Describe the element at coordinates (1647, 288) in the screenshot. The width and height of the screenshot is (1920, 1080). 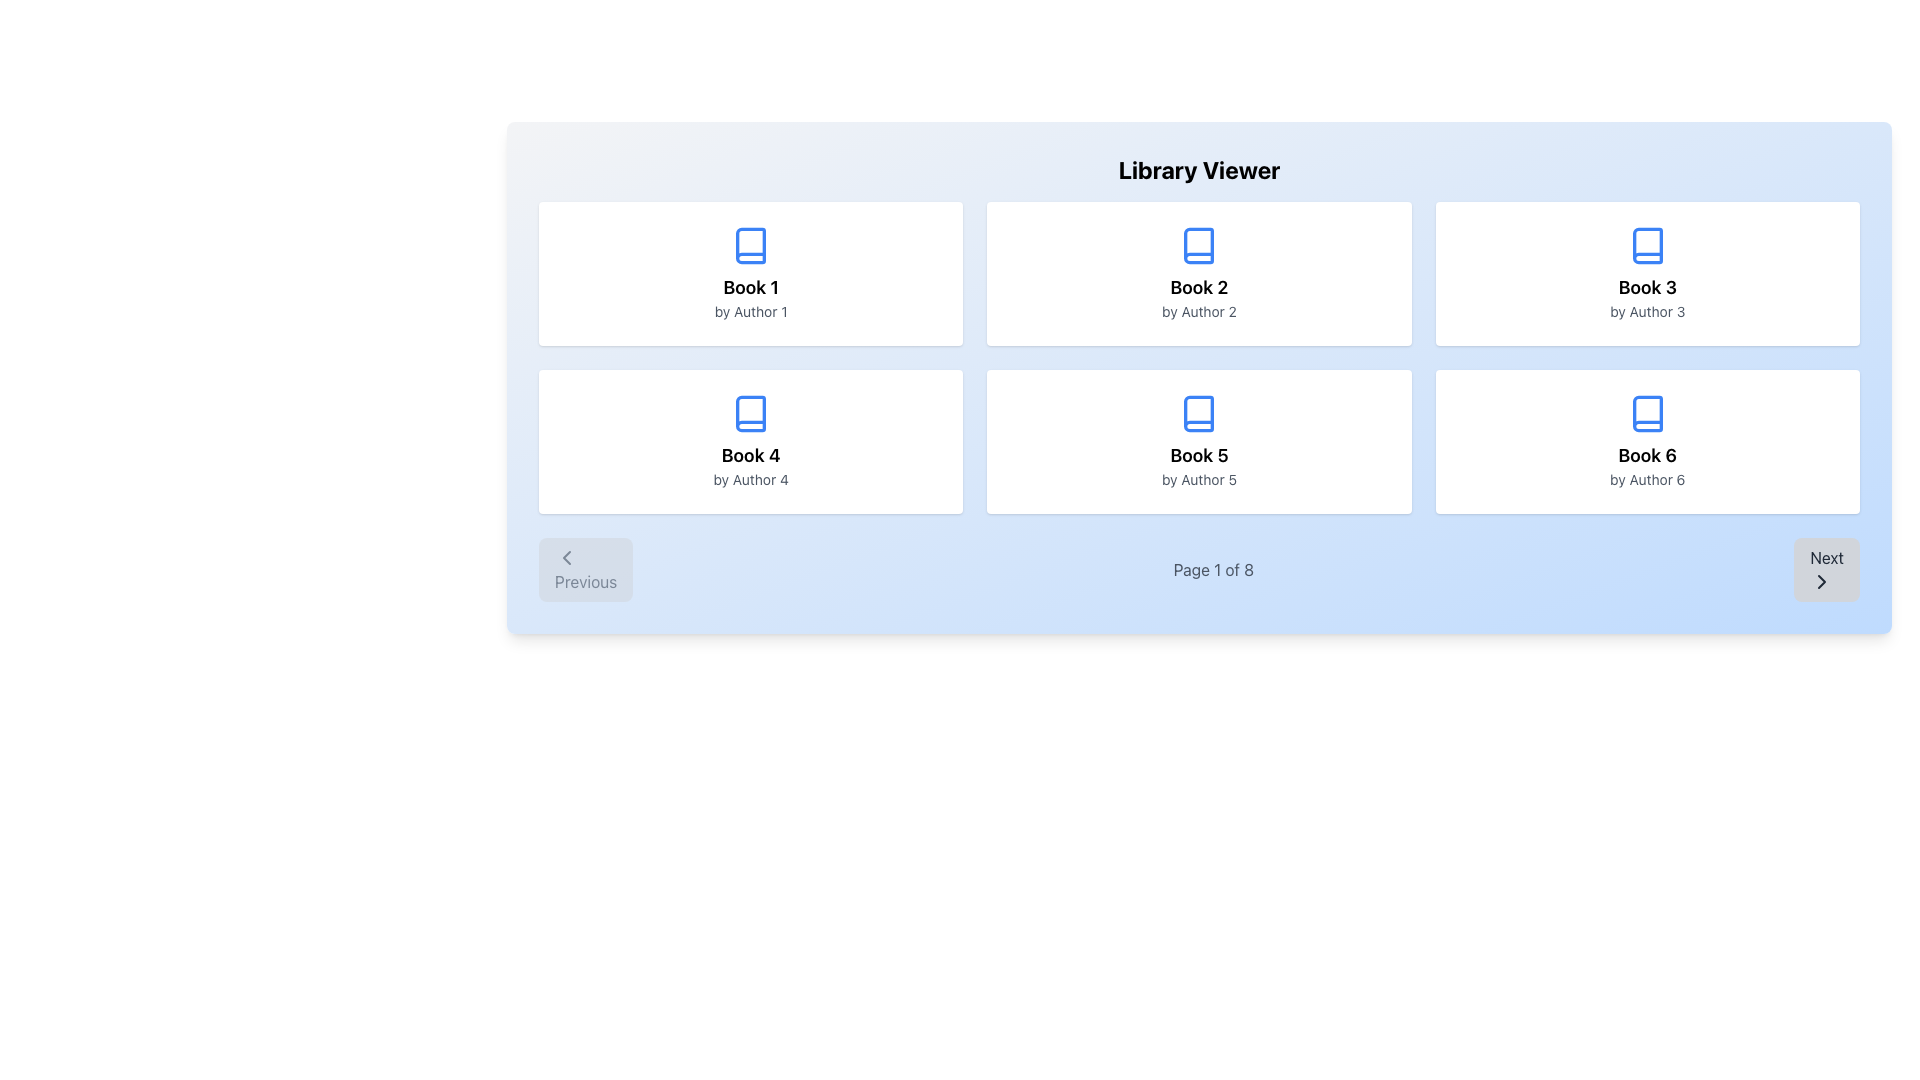
I see `the text label that reads 'Book 3', which is prominently displayed in bold black font at the top center of the book information card` at that location.